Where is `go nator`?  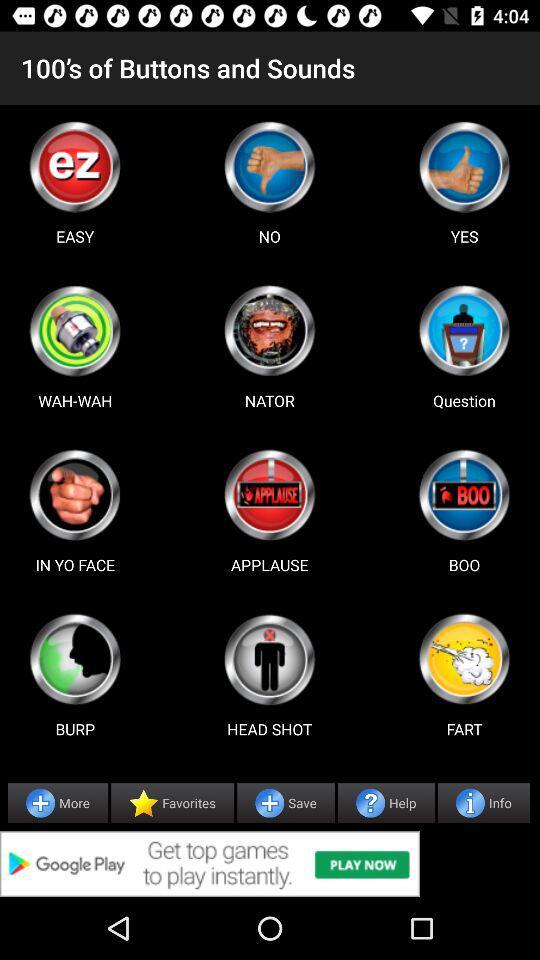 go nator is located at coordinates (269, 330).